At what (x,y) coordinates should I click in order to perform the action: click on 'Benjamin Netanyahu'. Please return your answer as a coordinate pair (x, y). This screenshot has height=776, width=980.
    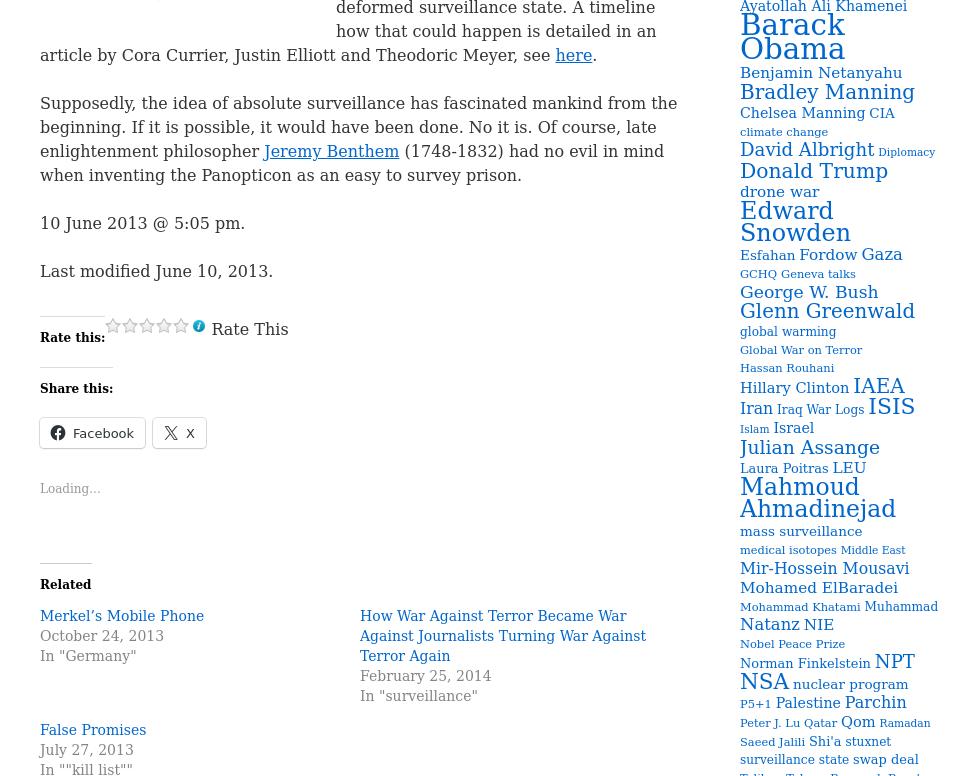
    Looking at the image, I should click on (821, 72).